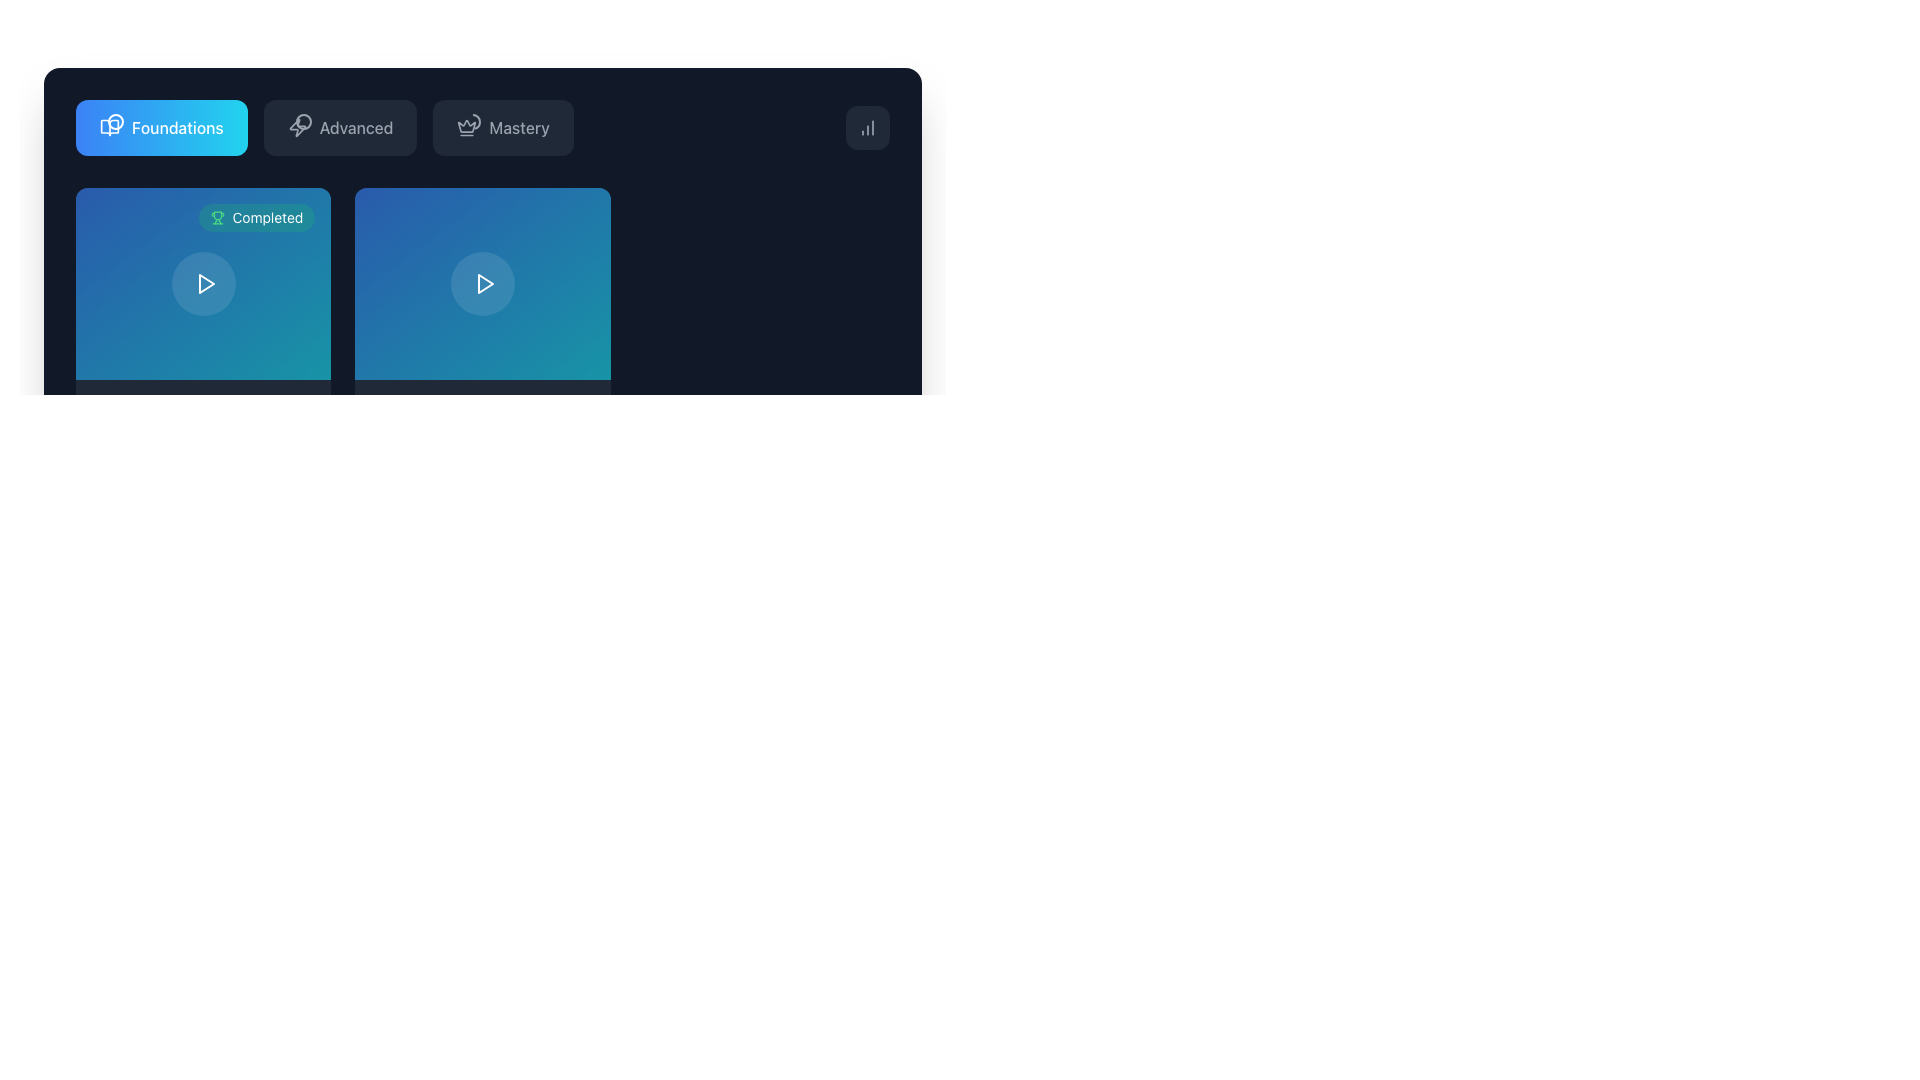 This screenshot has width=1920, height=1080. What do you see at coordinates (206, 284) in the screenshot?
I see `the play icon` at bounding box center [206, 284].